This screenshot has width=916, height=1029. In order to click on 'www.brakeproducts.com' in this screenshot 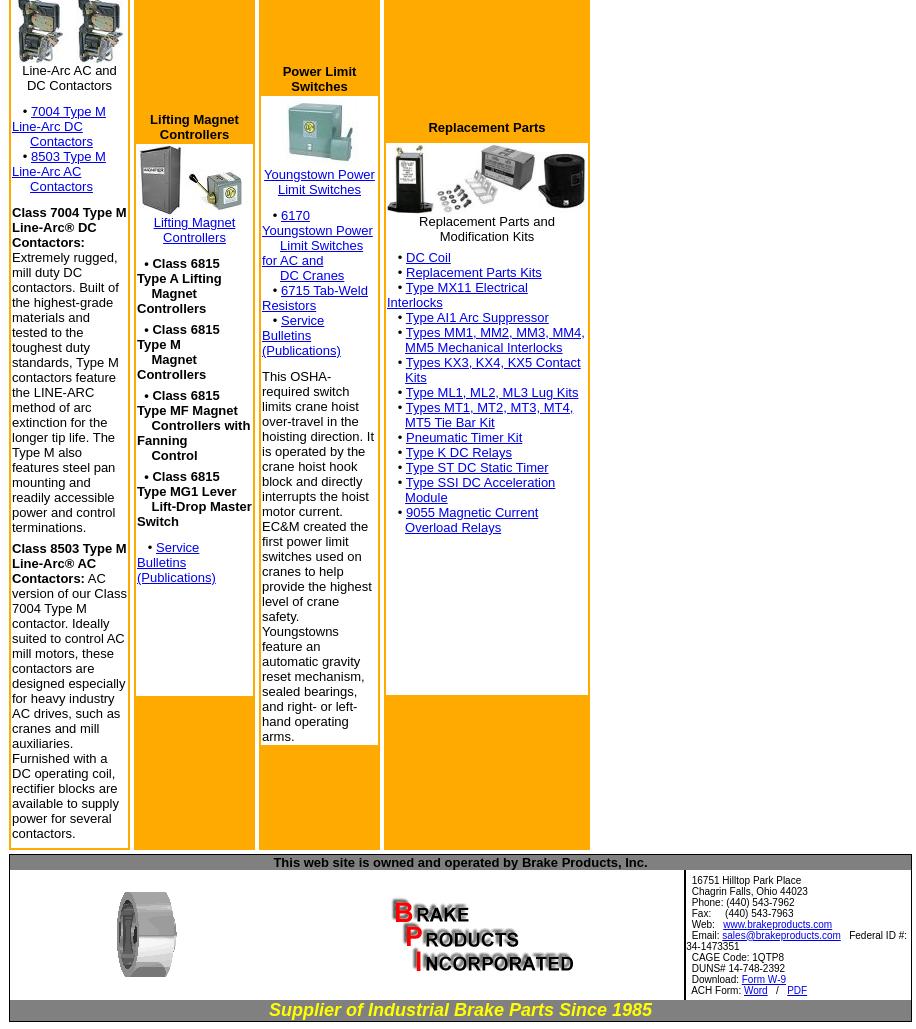, I will do `click(776, 923)`.